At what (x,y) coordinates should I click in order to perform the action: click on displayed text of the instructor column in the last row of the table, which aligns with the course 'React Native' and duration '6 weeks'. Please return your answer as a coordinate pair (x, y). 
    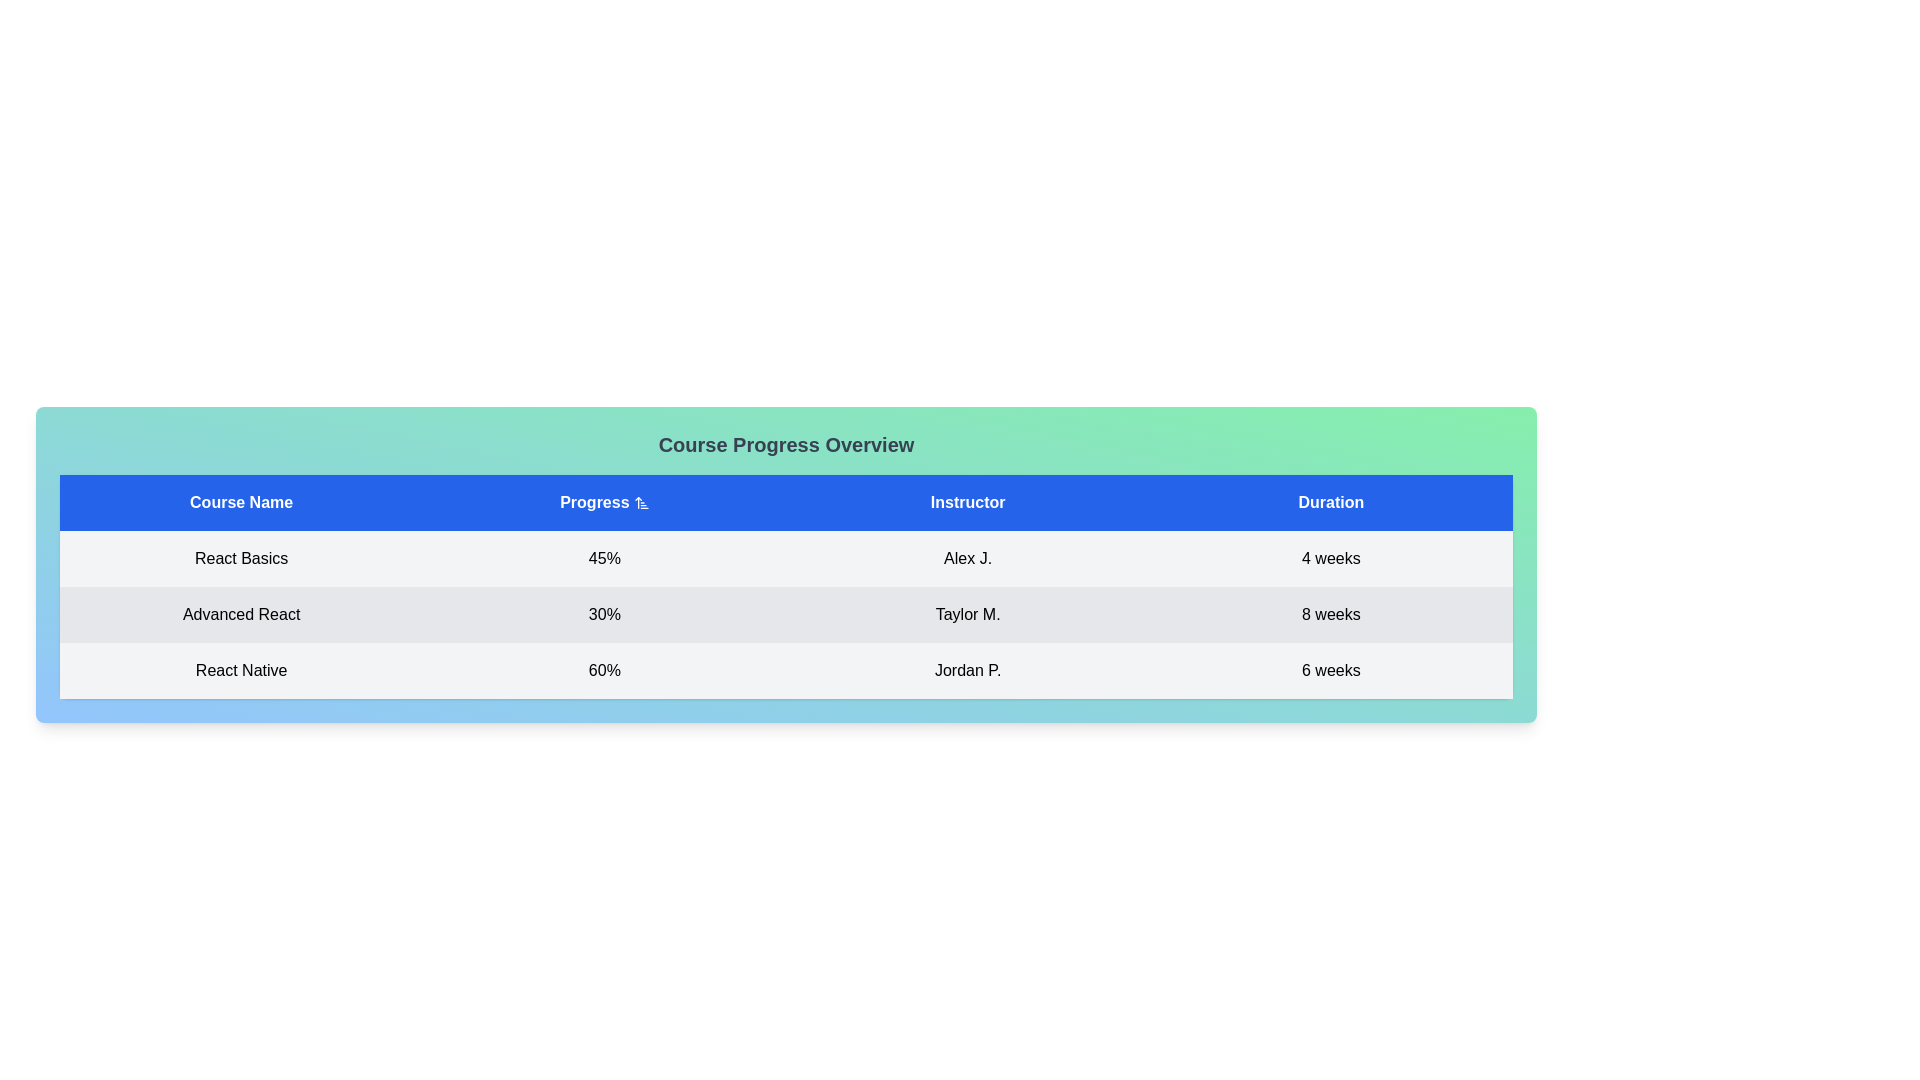
    Looking at the image, I should click on (968, 671).